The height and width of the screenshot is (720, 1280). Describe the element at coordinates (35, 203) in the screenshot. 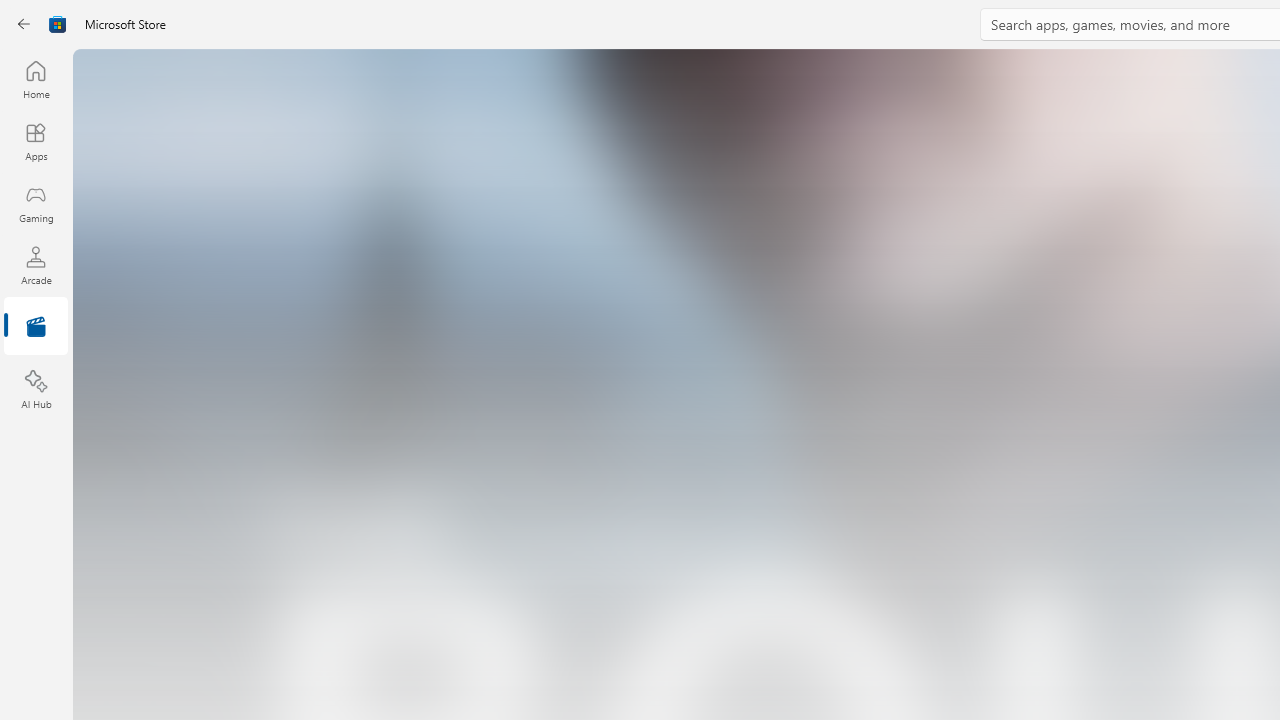

I see `'Gaming'` at that location.